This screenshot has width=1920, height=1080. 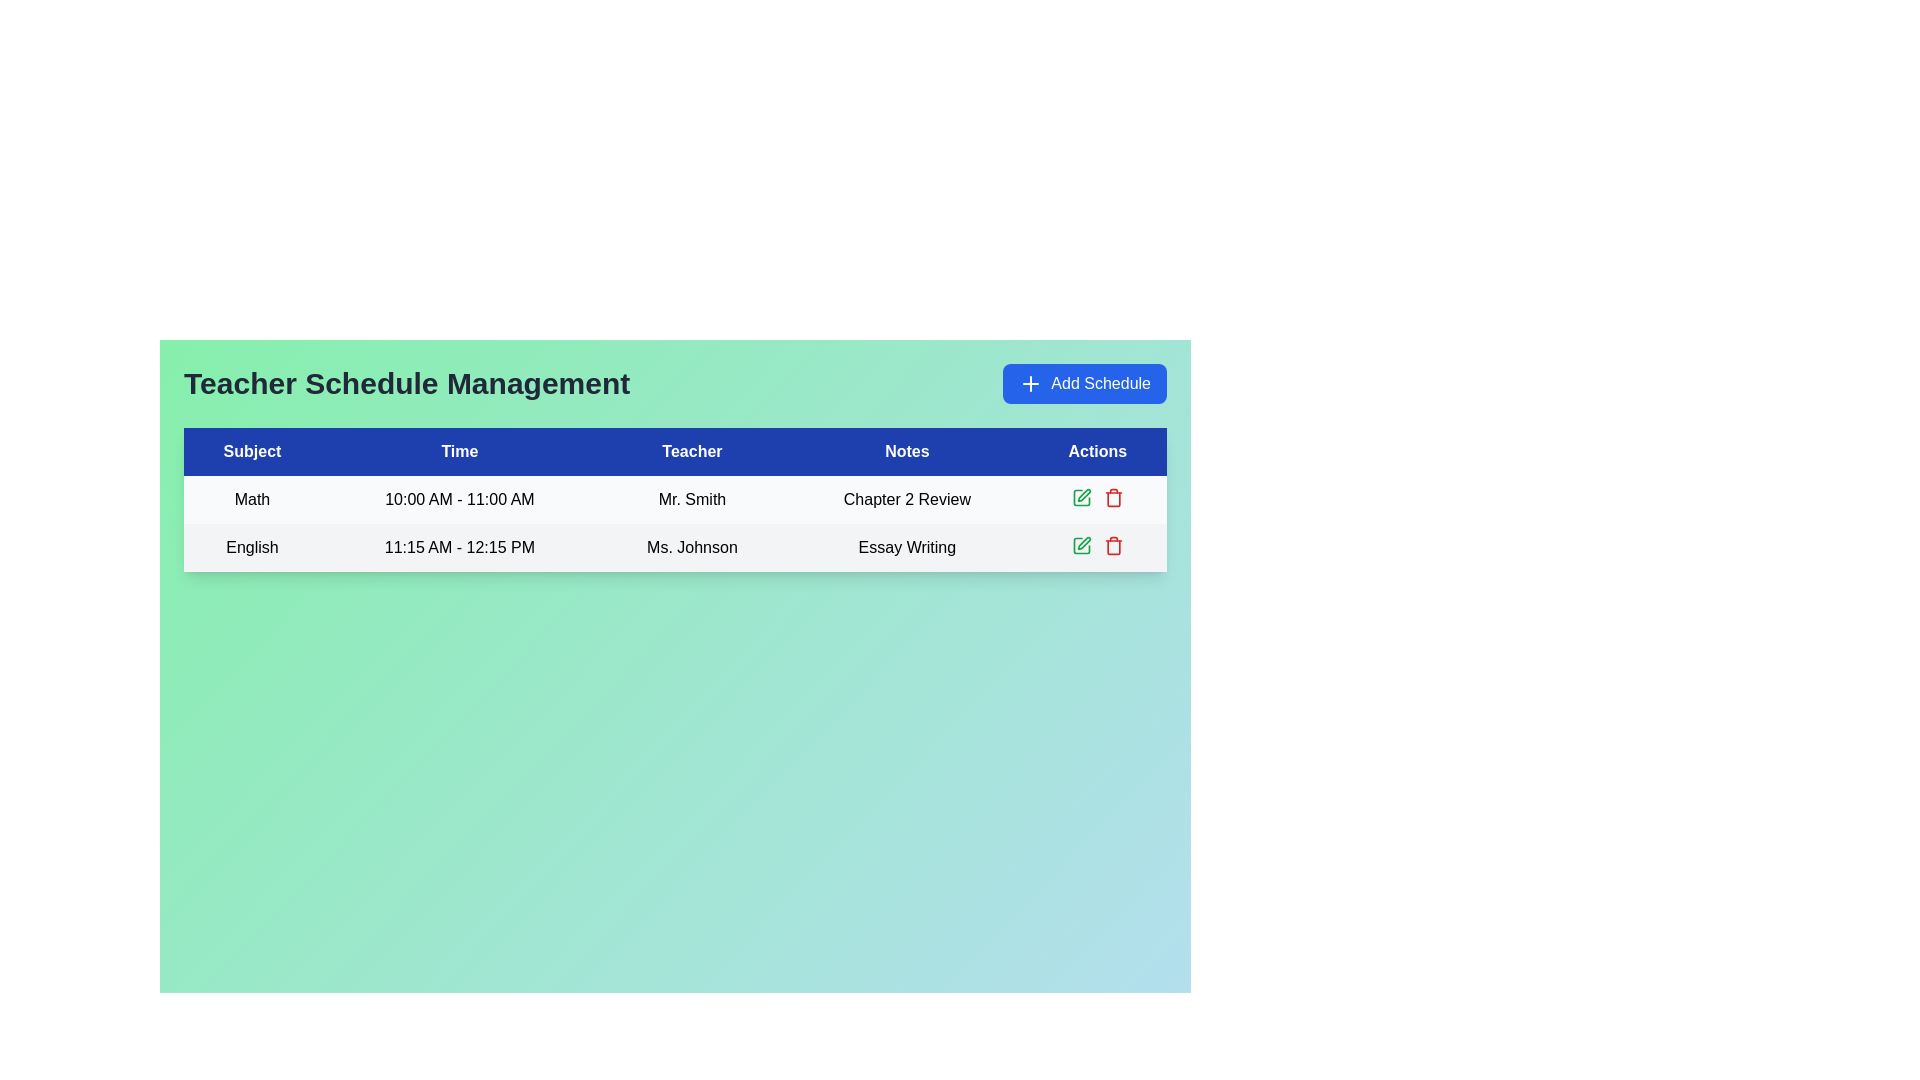 What do you see at coordinates (458, 499) in the screenshot?
I see `the static Text label displaying the scheduled time for the 'Math' class` at bounding box center [458, 499].